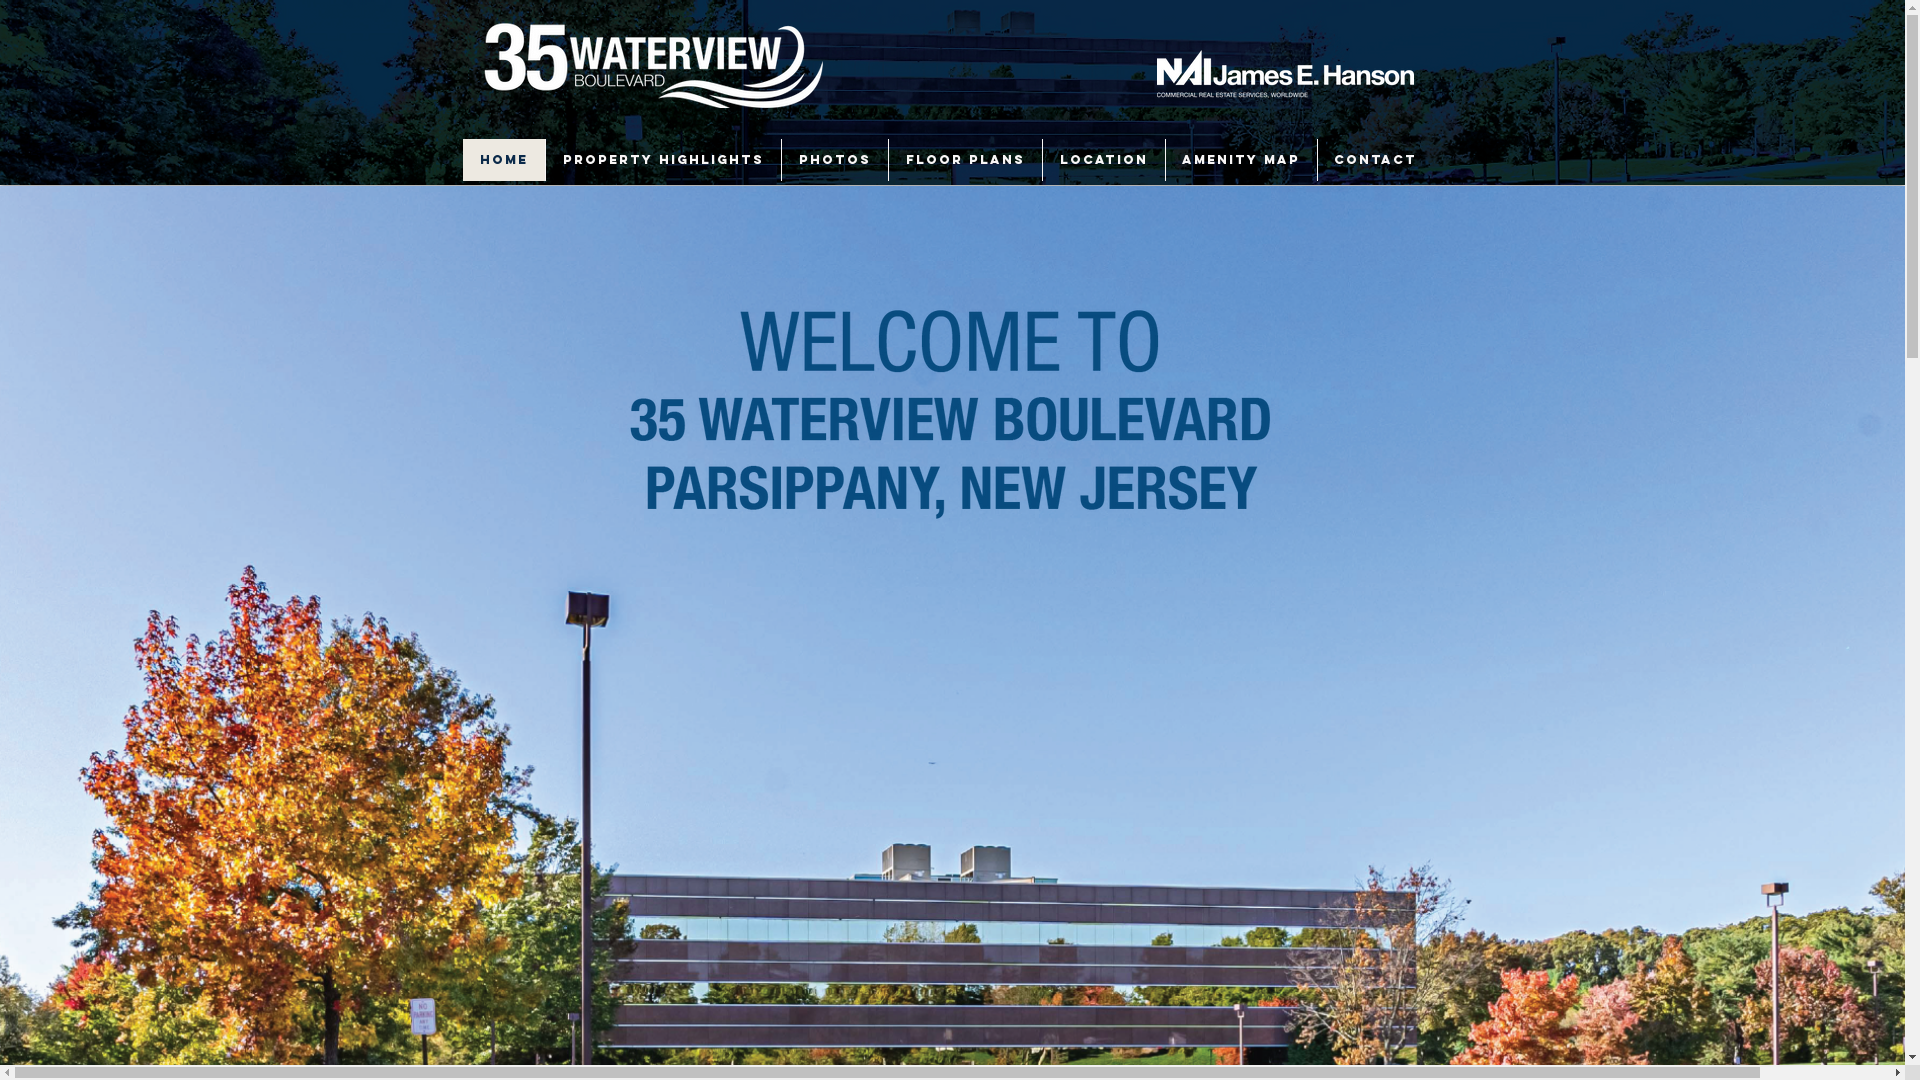 This screenshot has width=1920, height=1080. Describe the element at coordinates (964, 158) in the screenshot. I see `'FLOOR PLANS'` at that location.